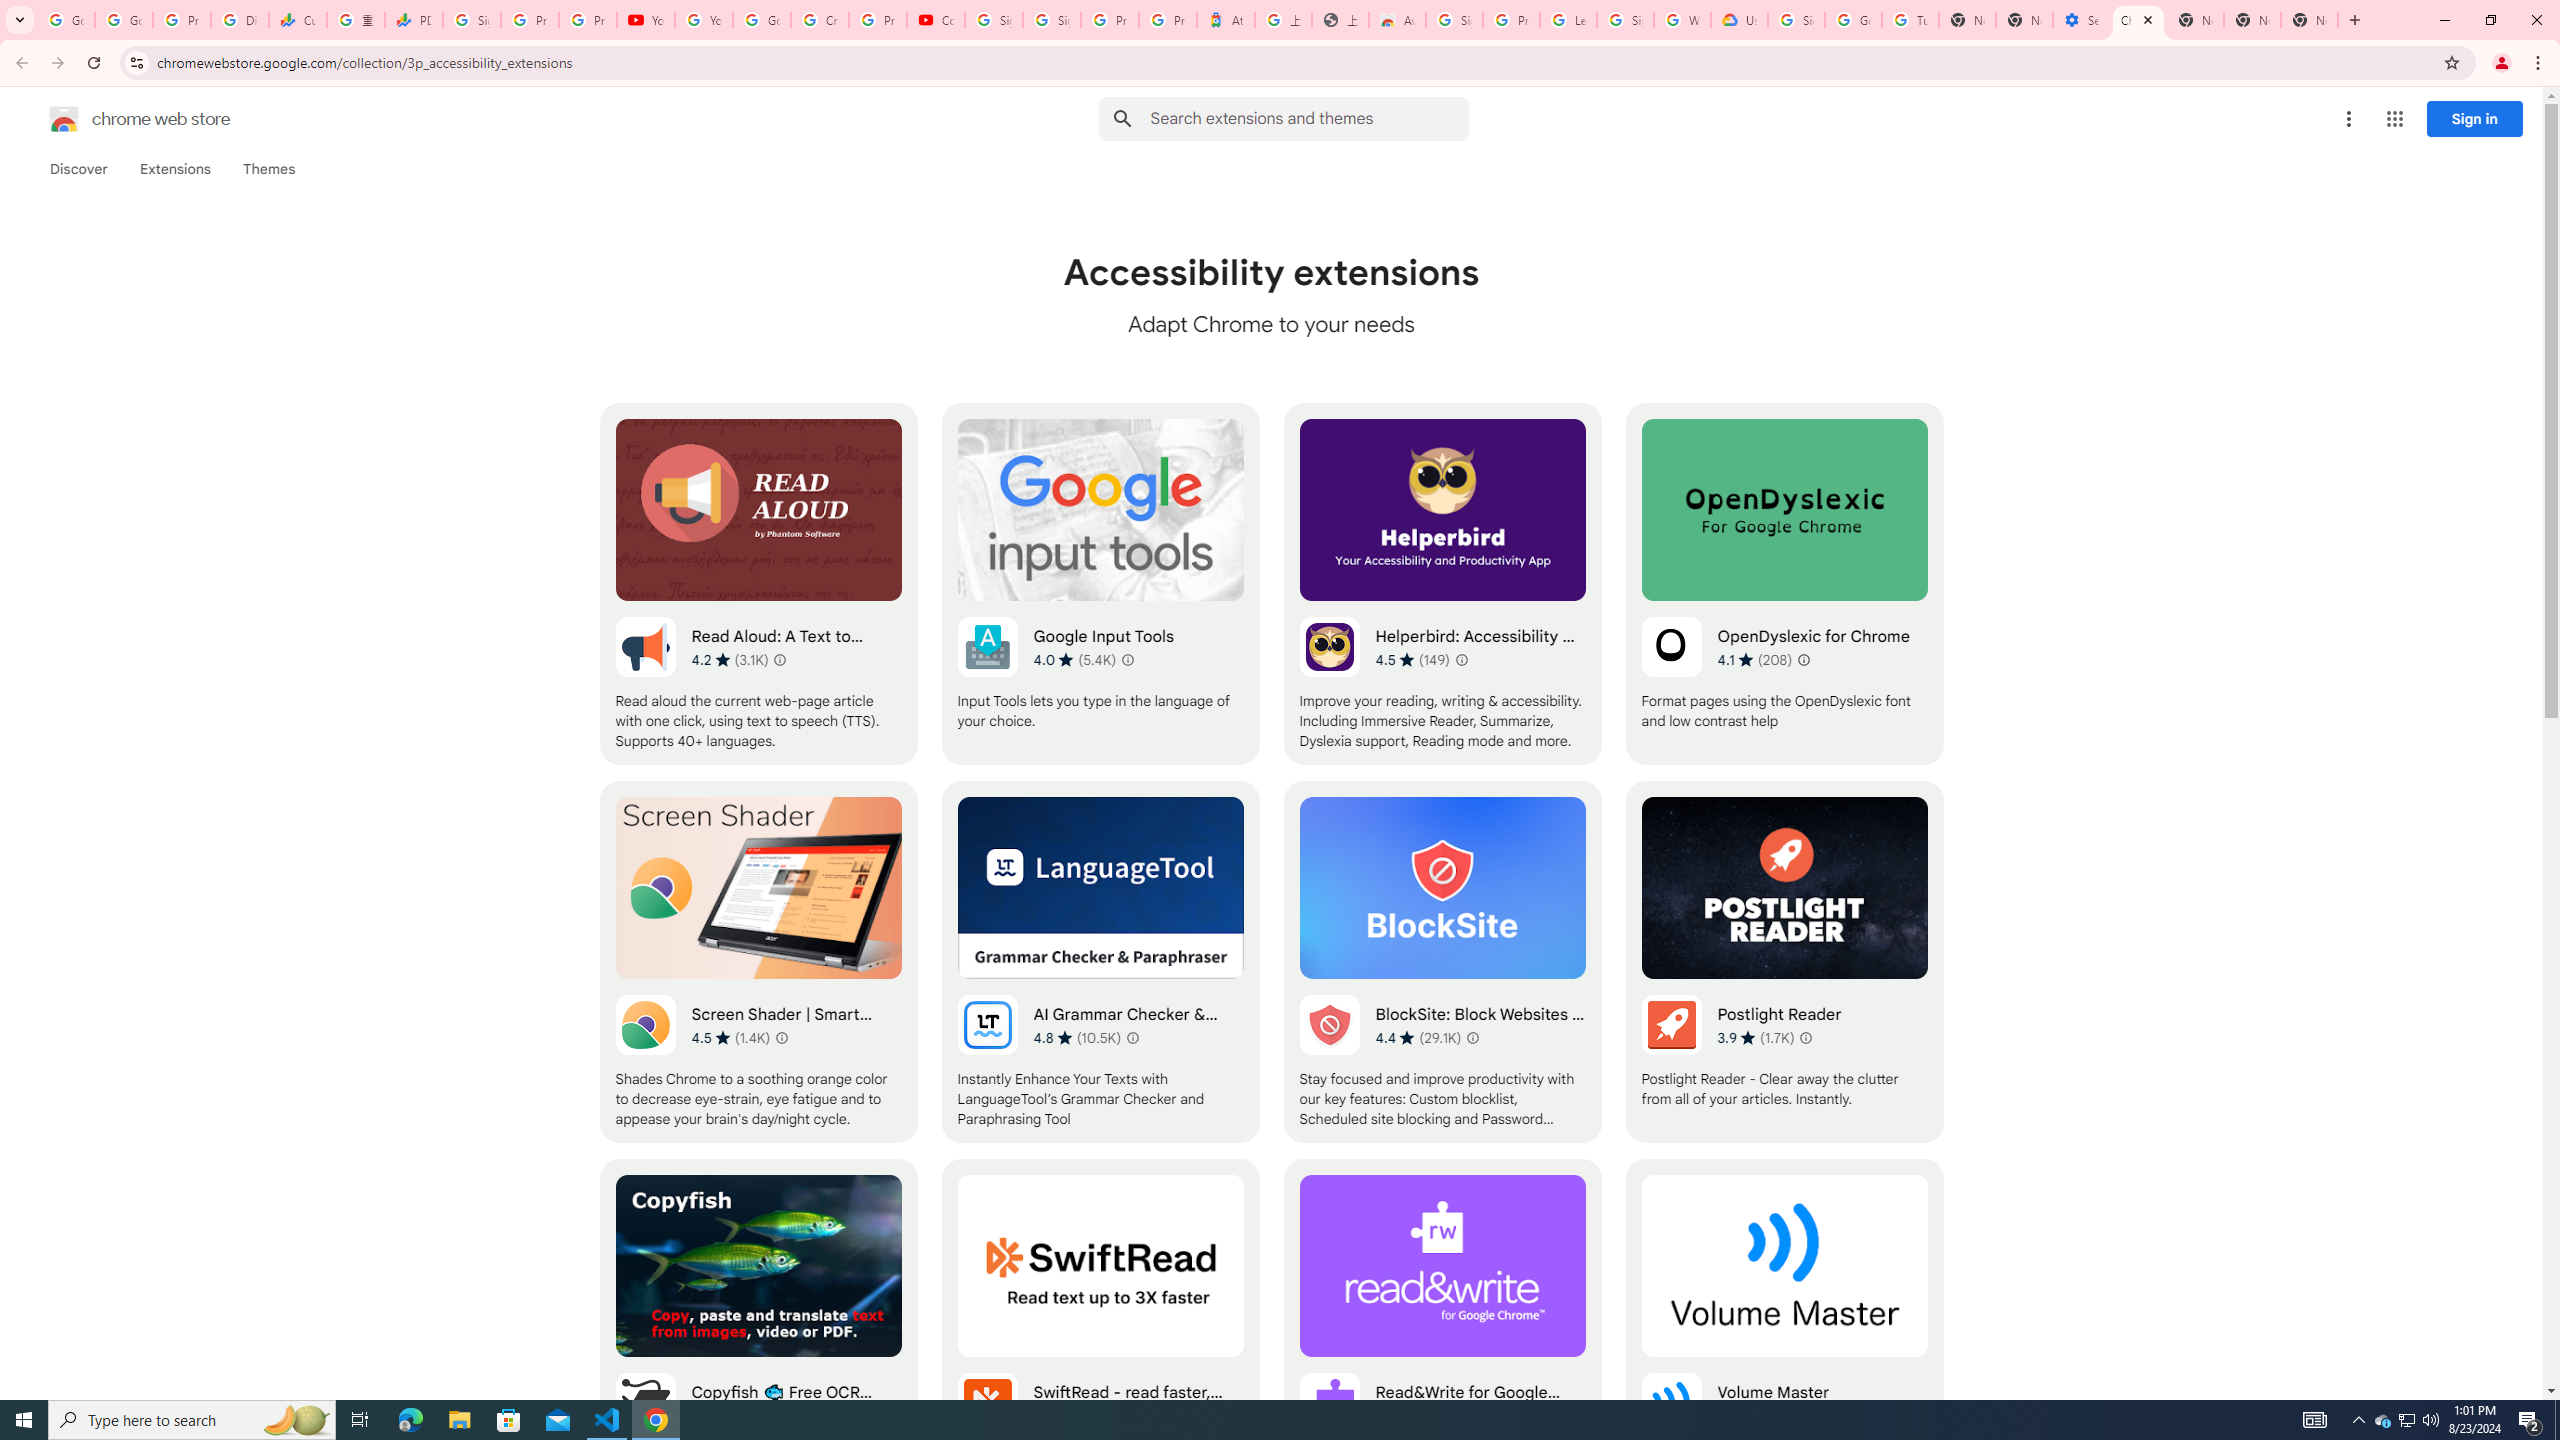  Describe the element at coordinates (729, 1037) in the screenshot. I see `'Average rating 4.5 out of 5 stars. 1.4K ratings.'` at that location.